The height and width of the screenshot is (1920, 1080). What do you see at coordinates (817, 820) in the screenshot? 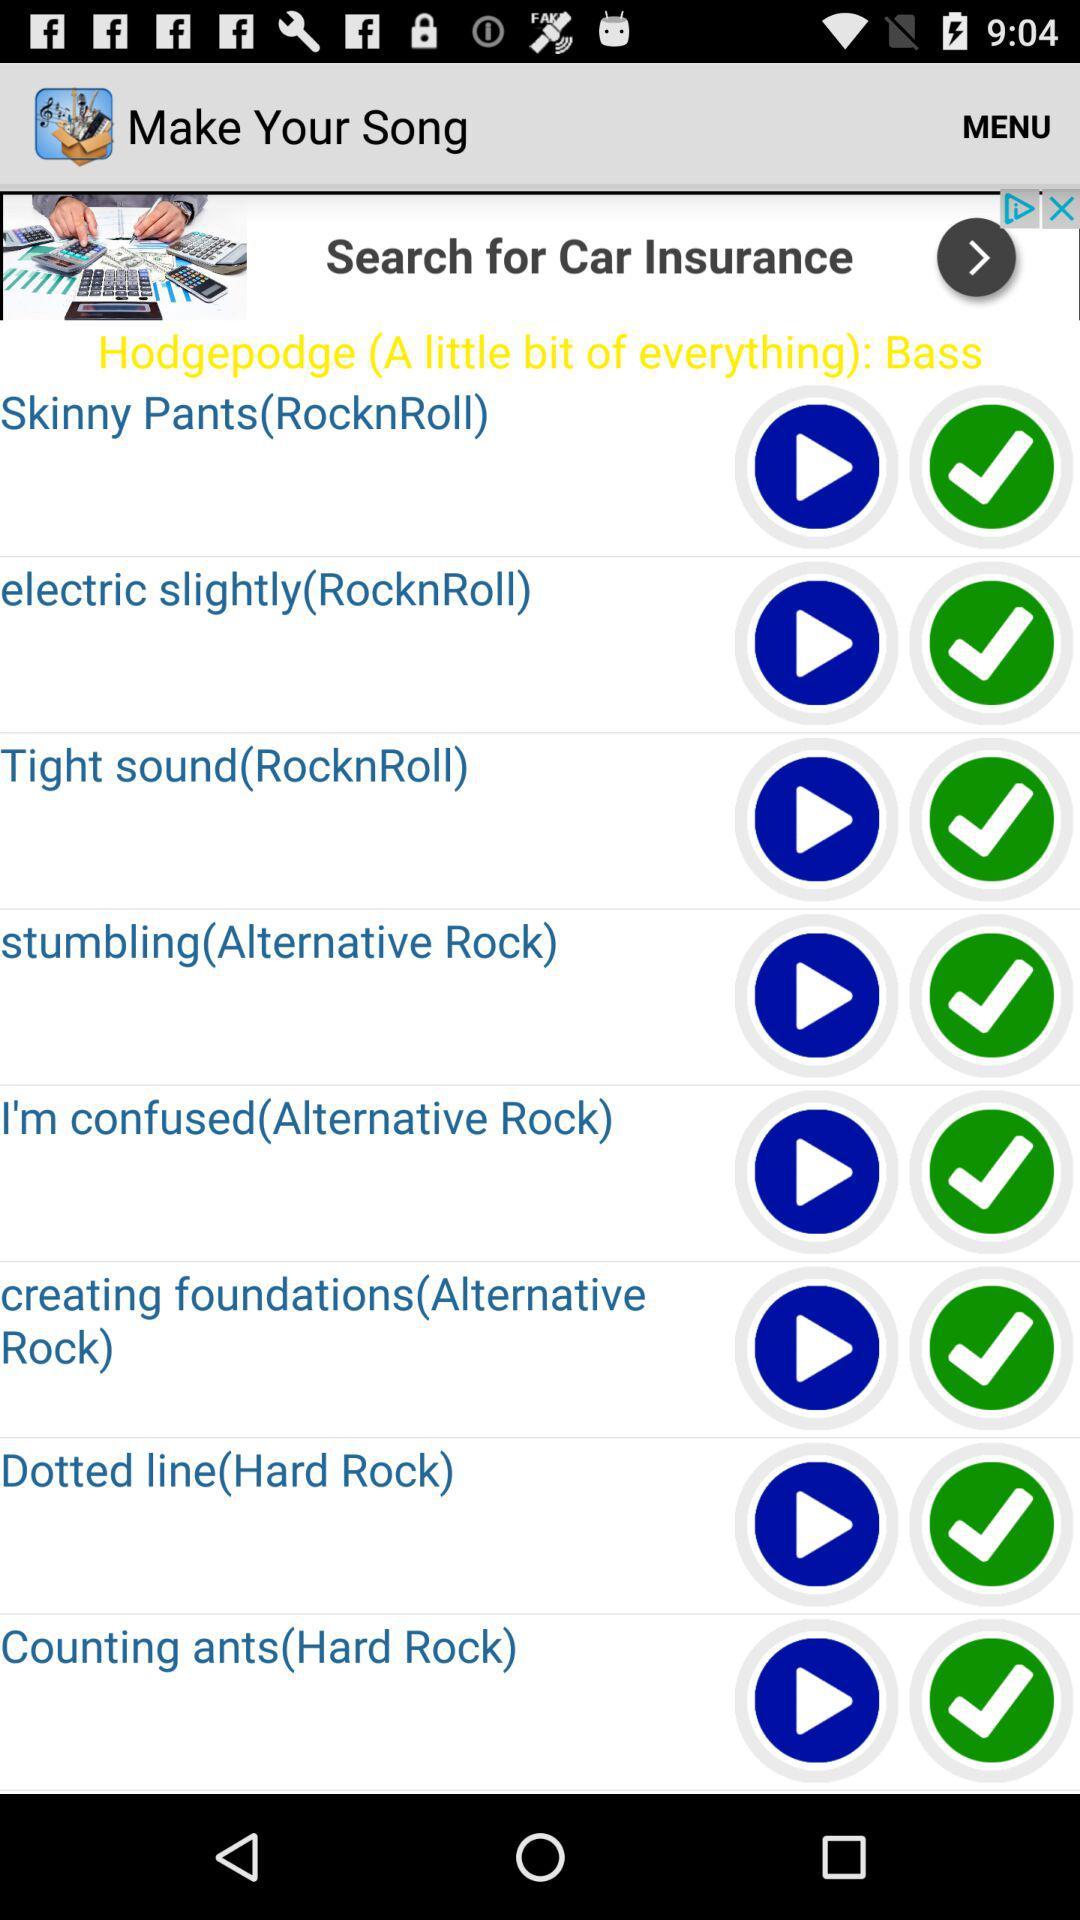
I see `for play` at bounding box center [817, 820].